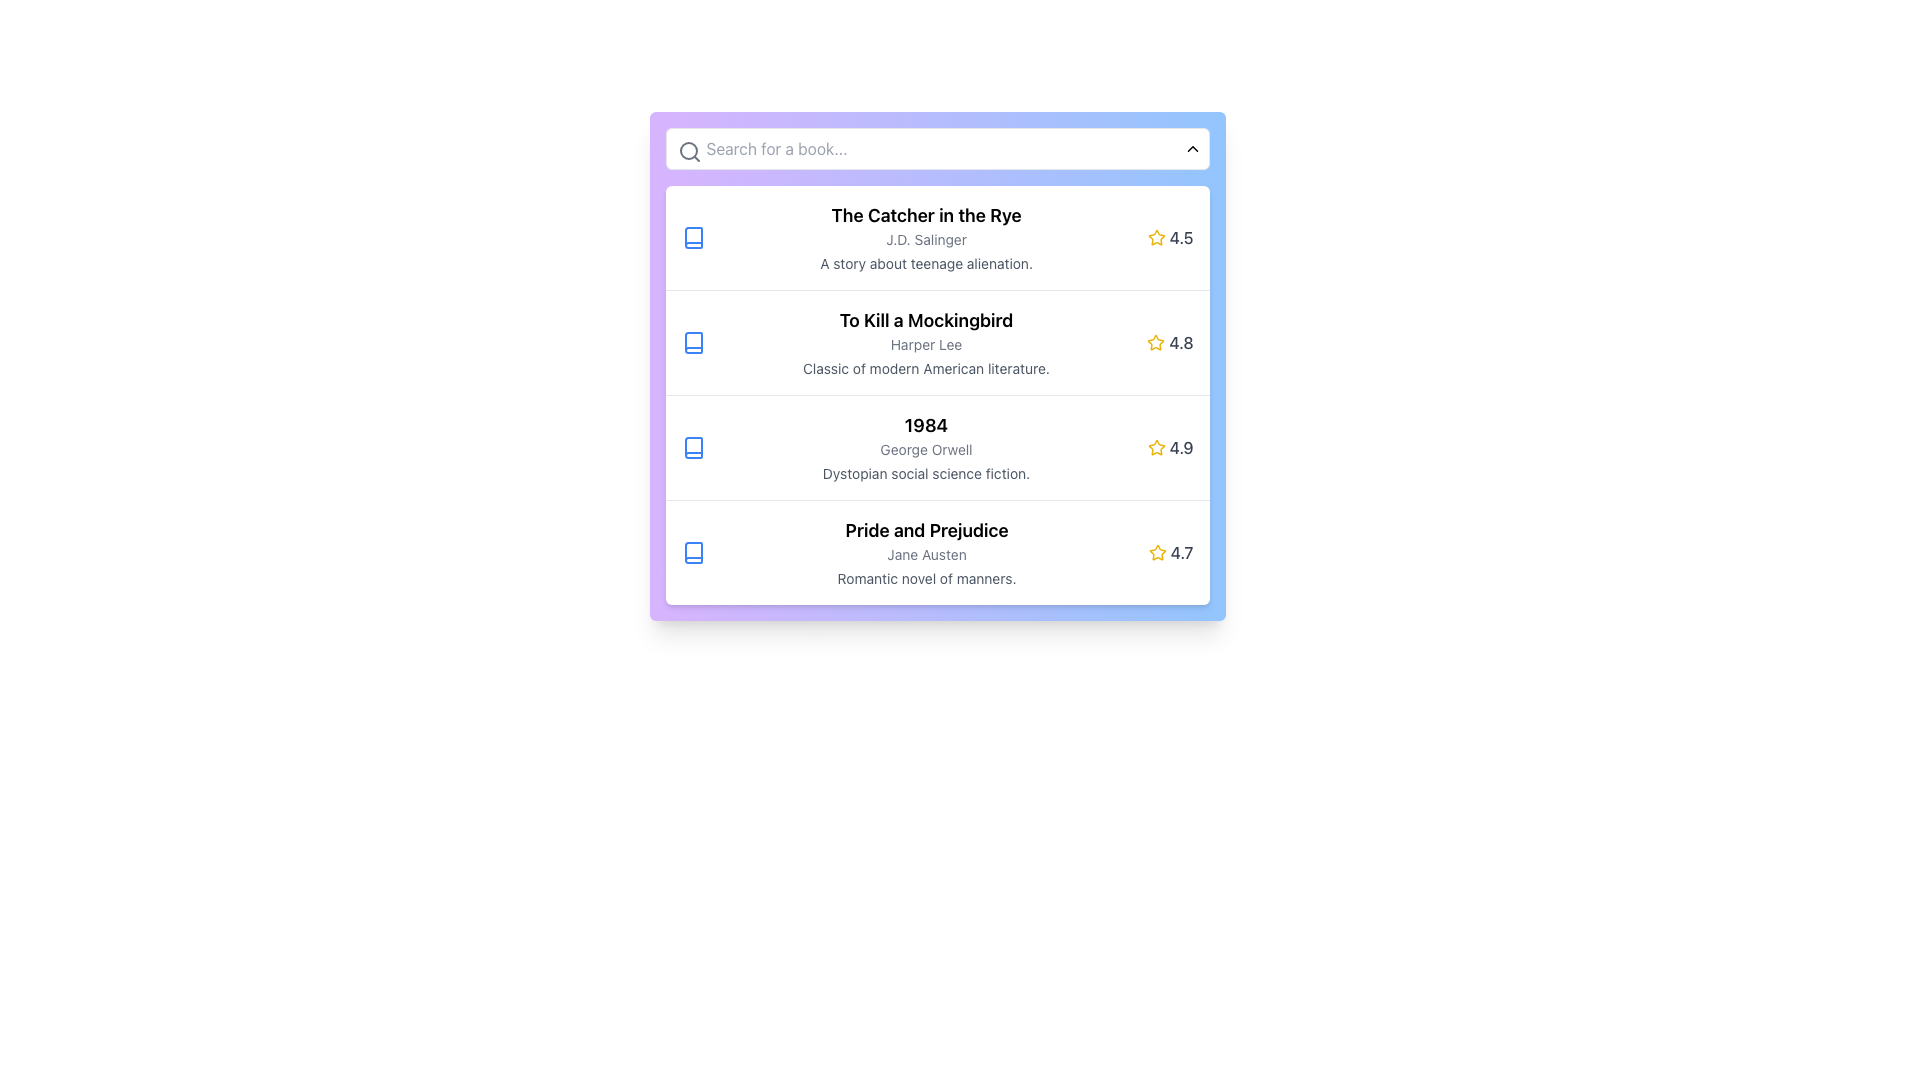  What do you see at coordinates (1181, 552) in the screenshot?
I see `the static text displaying the rating '4.7', which is styled in gray and located next to a star icon in the interface of the book list` at bounding box center [1181, 552].